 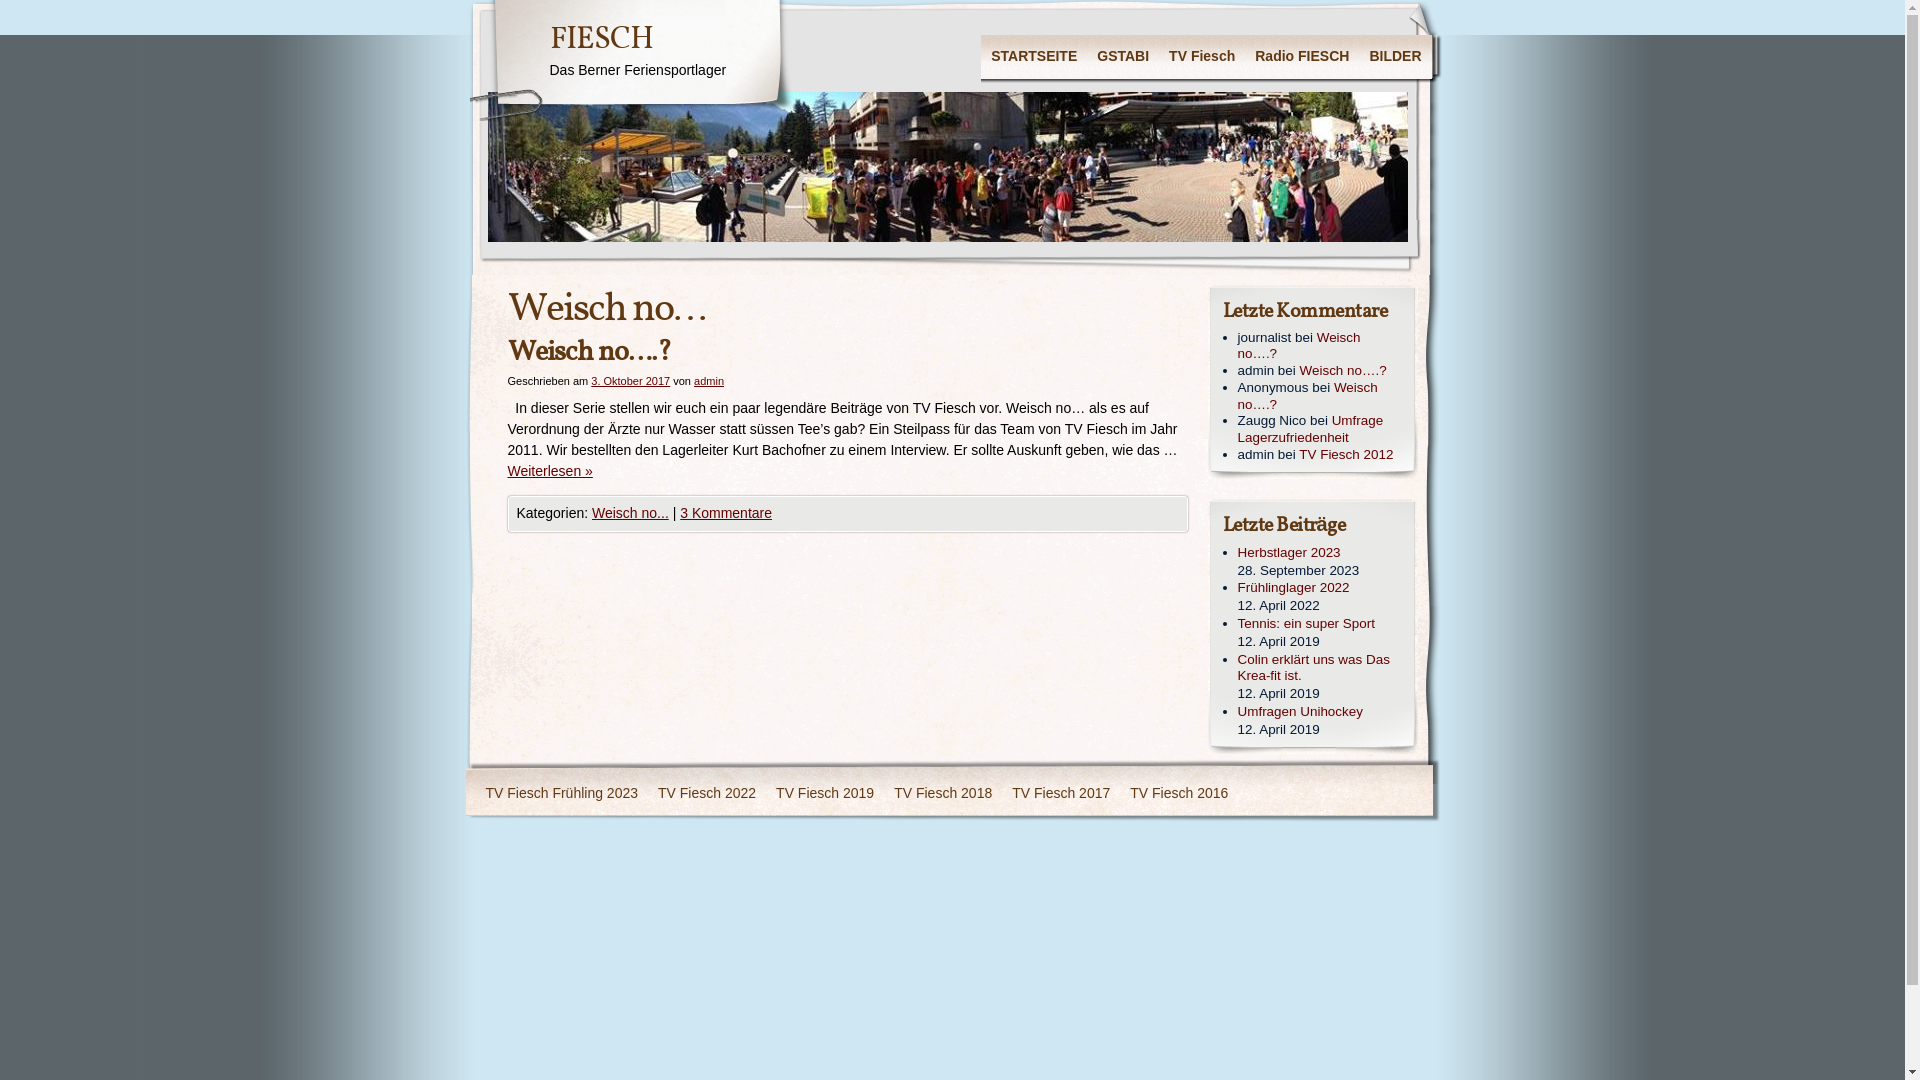 What do you see at coordinates (1179, 793) in the screenshot?
I see `'TV Fiesch 2016'` at bounding box center [1179, 793].